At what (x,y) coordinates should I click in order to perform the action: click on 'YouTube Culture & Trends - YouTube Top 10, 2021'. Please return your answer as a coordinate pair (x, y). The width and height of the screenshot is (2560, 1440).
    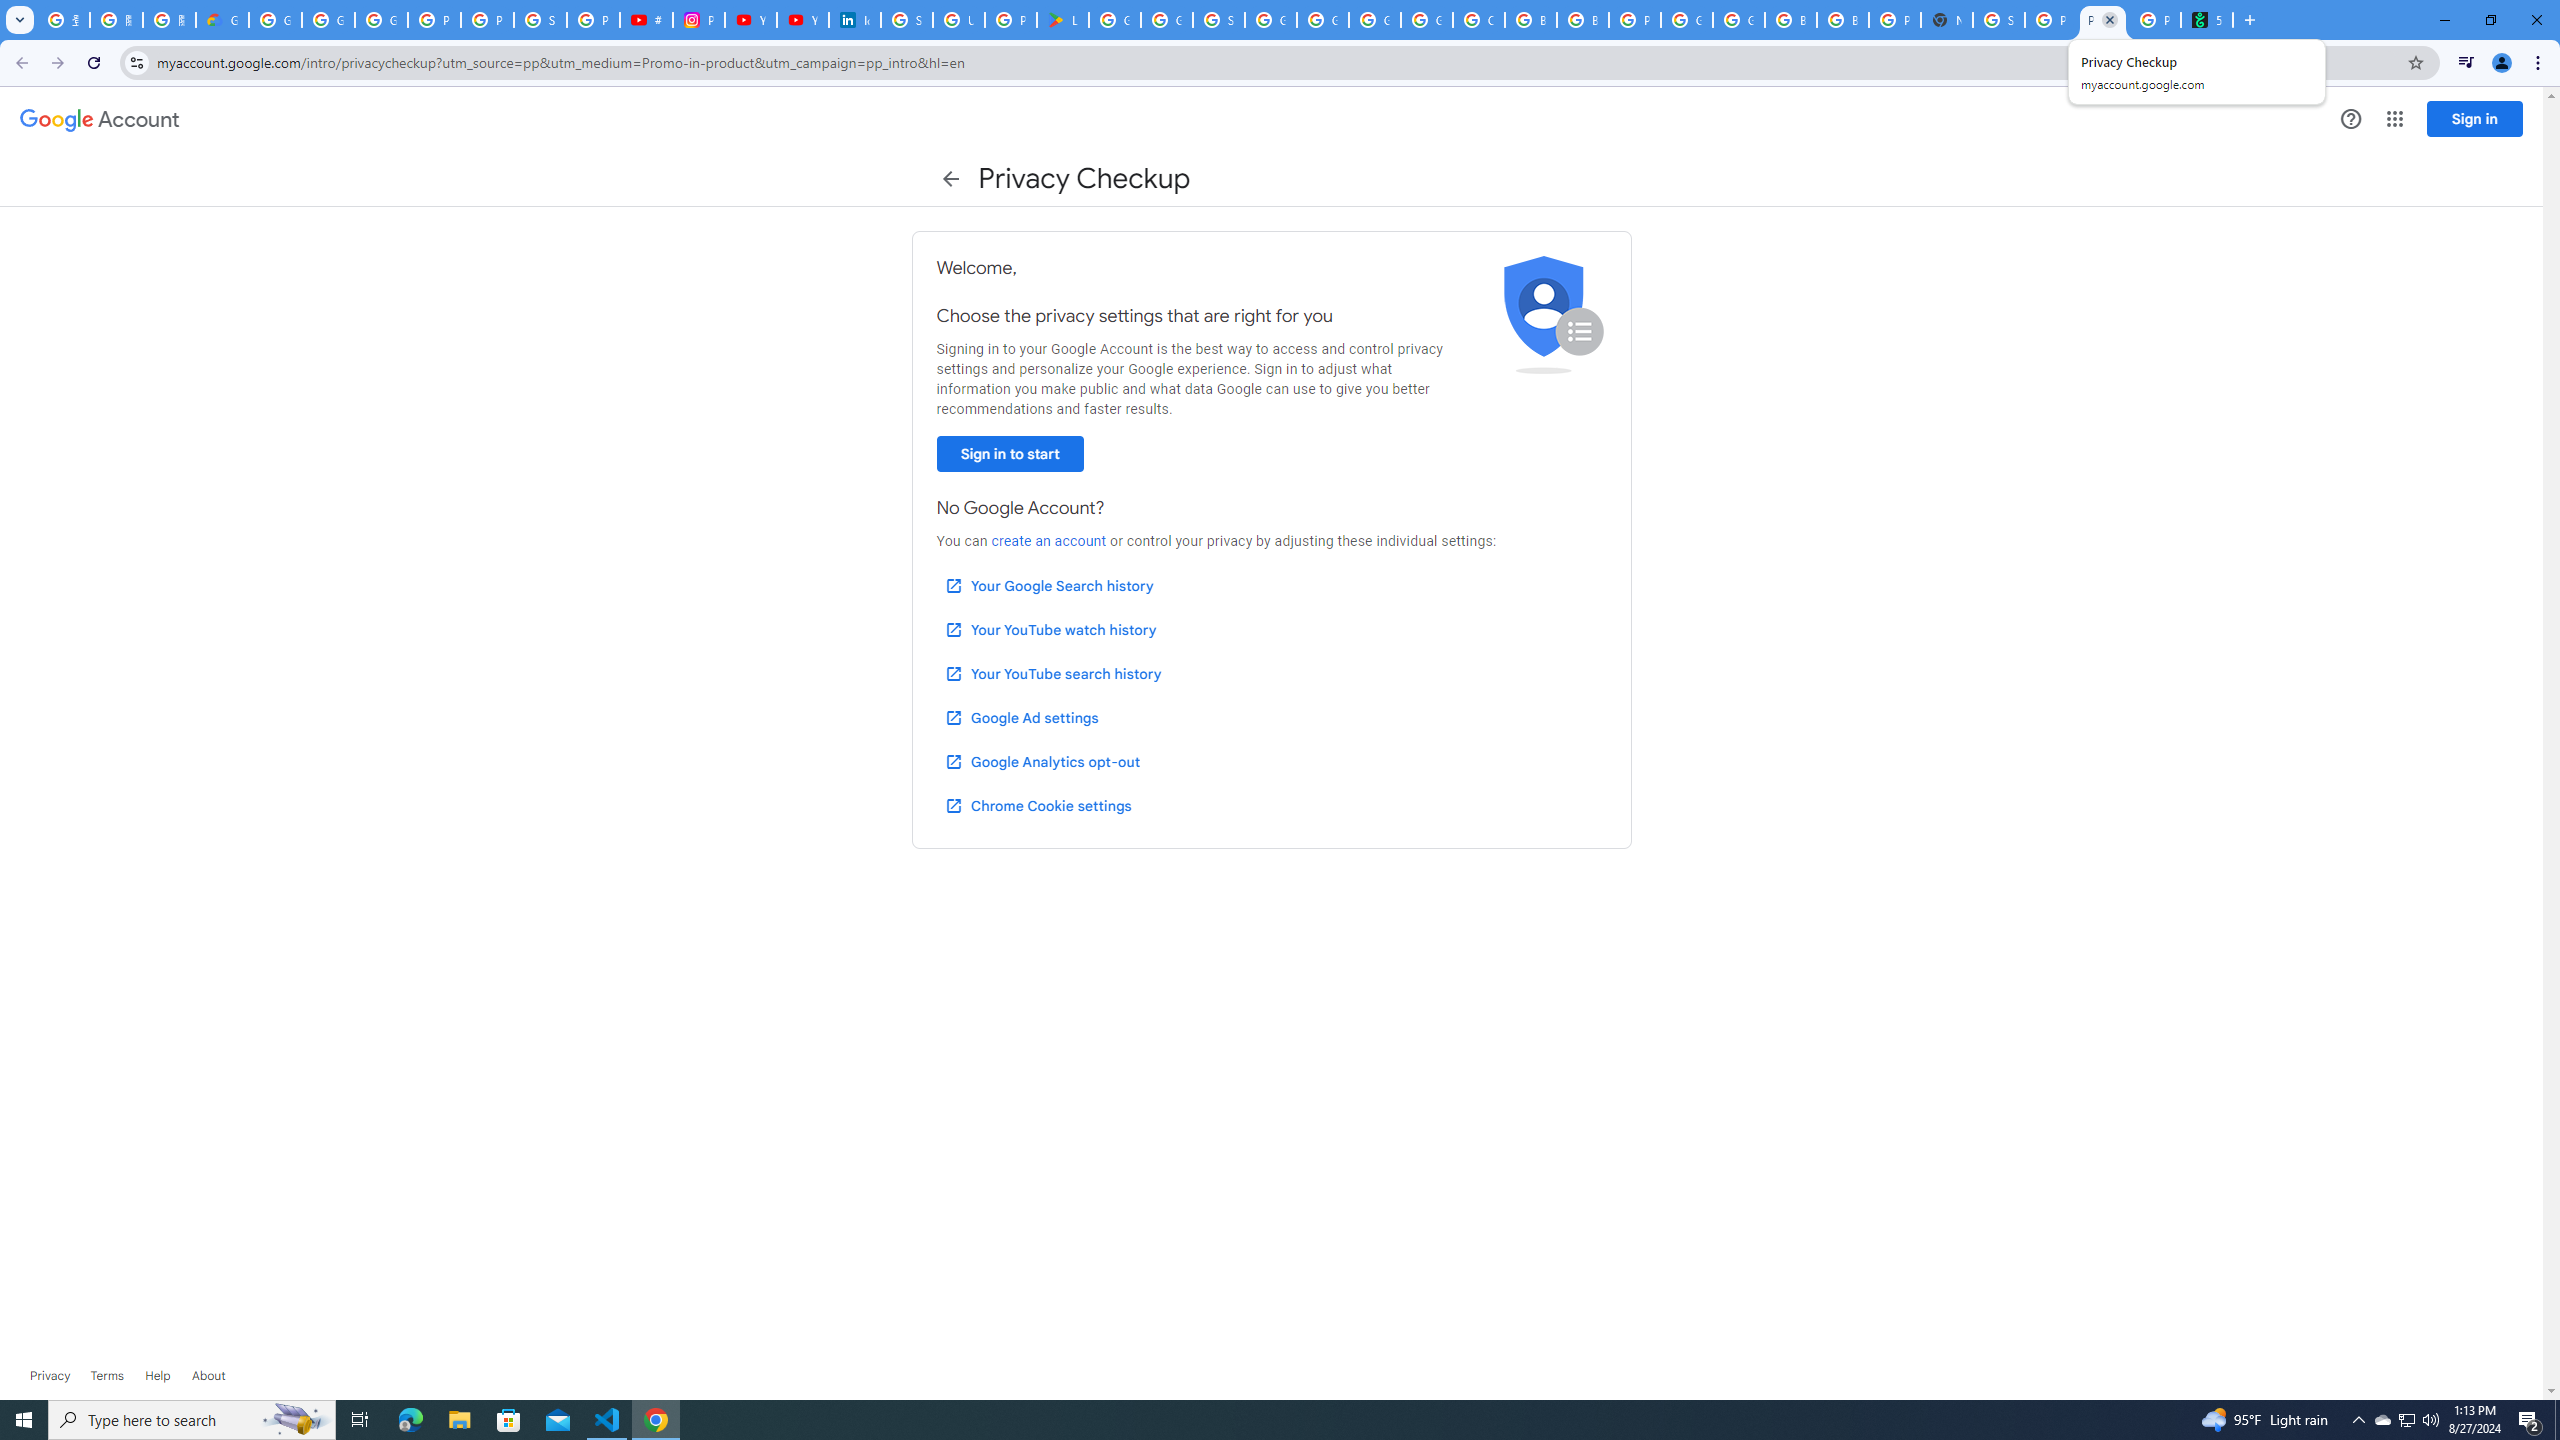
    Looking at the image, I should click on (802, 19).